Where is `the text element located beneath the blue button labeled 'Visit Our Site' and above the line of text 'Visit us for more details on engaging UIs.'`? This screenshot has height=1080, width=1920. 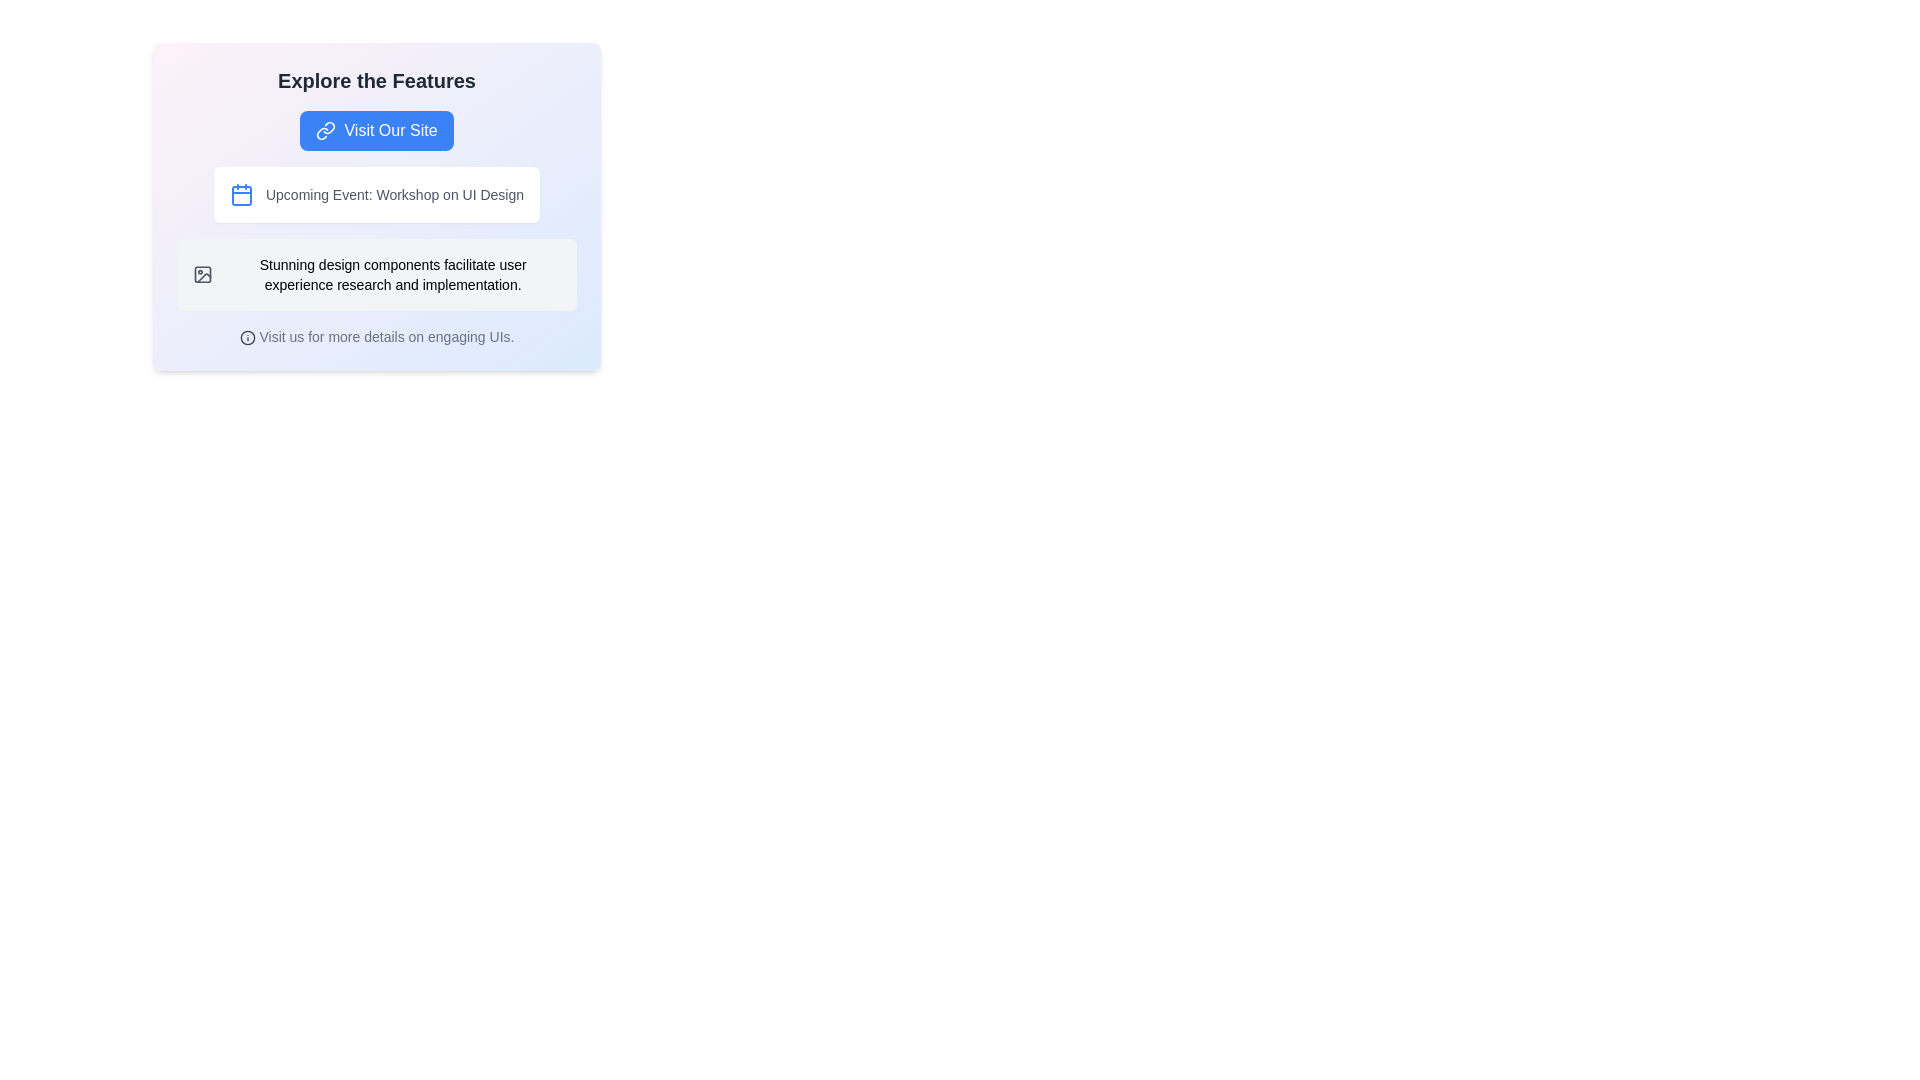 the text element located beneath the blue button labeled 'Visit Our Site' and above the line of text 'Visit us for more details on engaging UIs.' is located at coordinates (377, 274).